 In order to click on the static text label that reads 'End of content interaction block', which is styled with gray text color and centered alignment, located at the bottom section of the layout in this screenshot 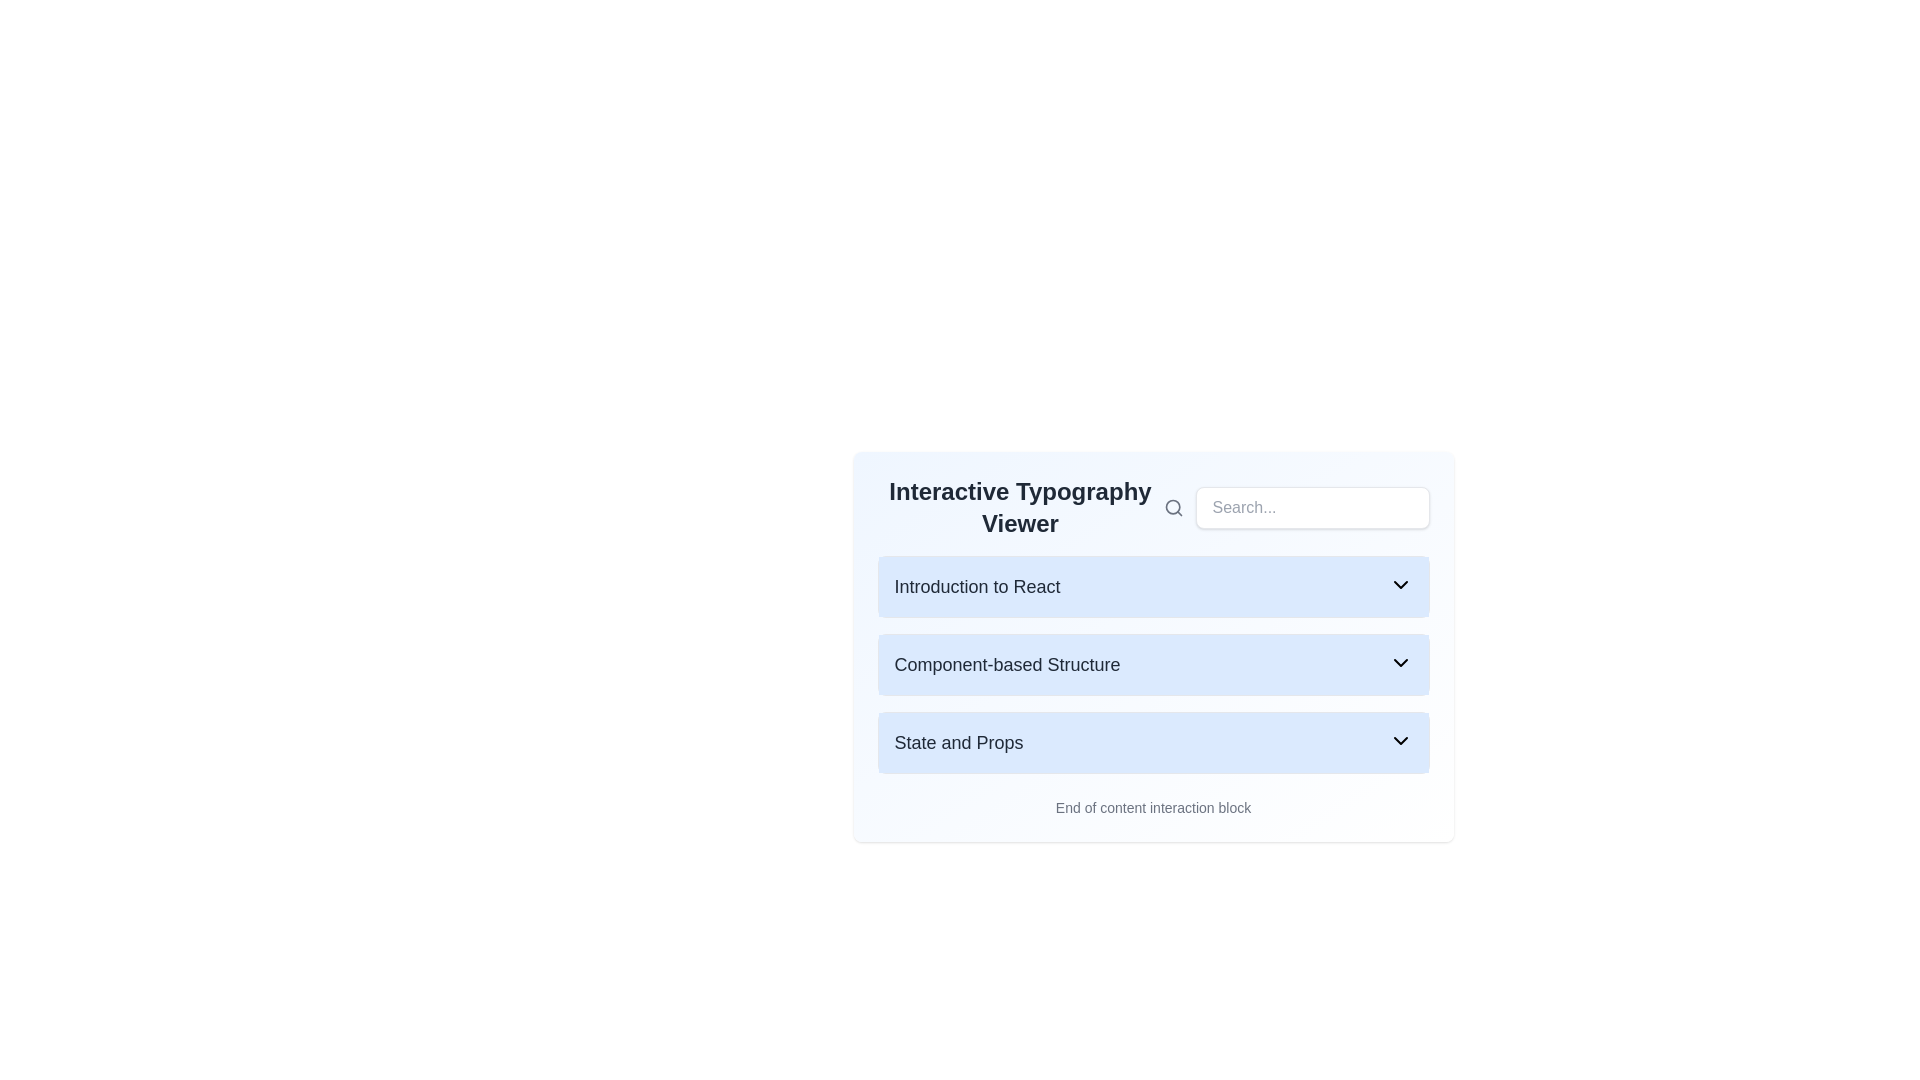, I will do `click(1153, 806)`.